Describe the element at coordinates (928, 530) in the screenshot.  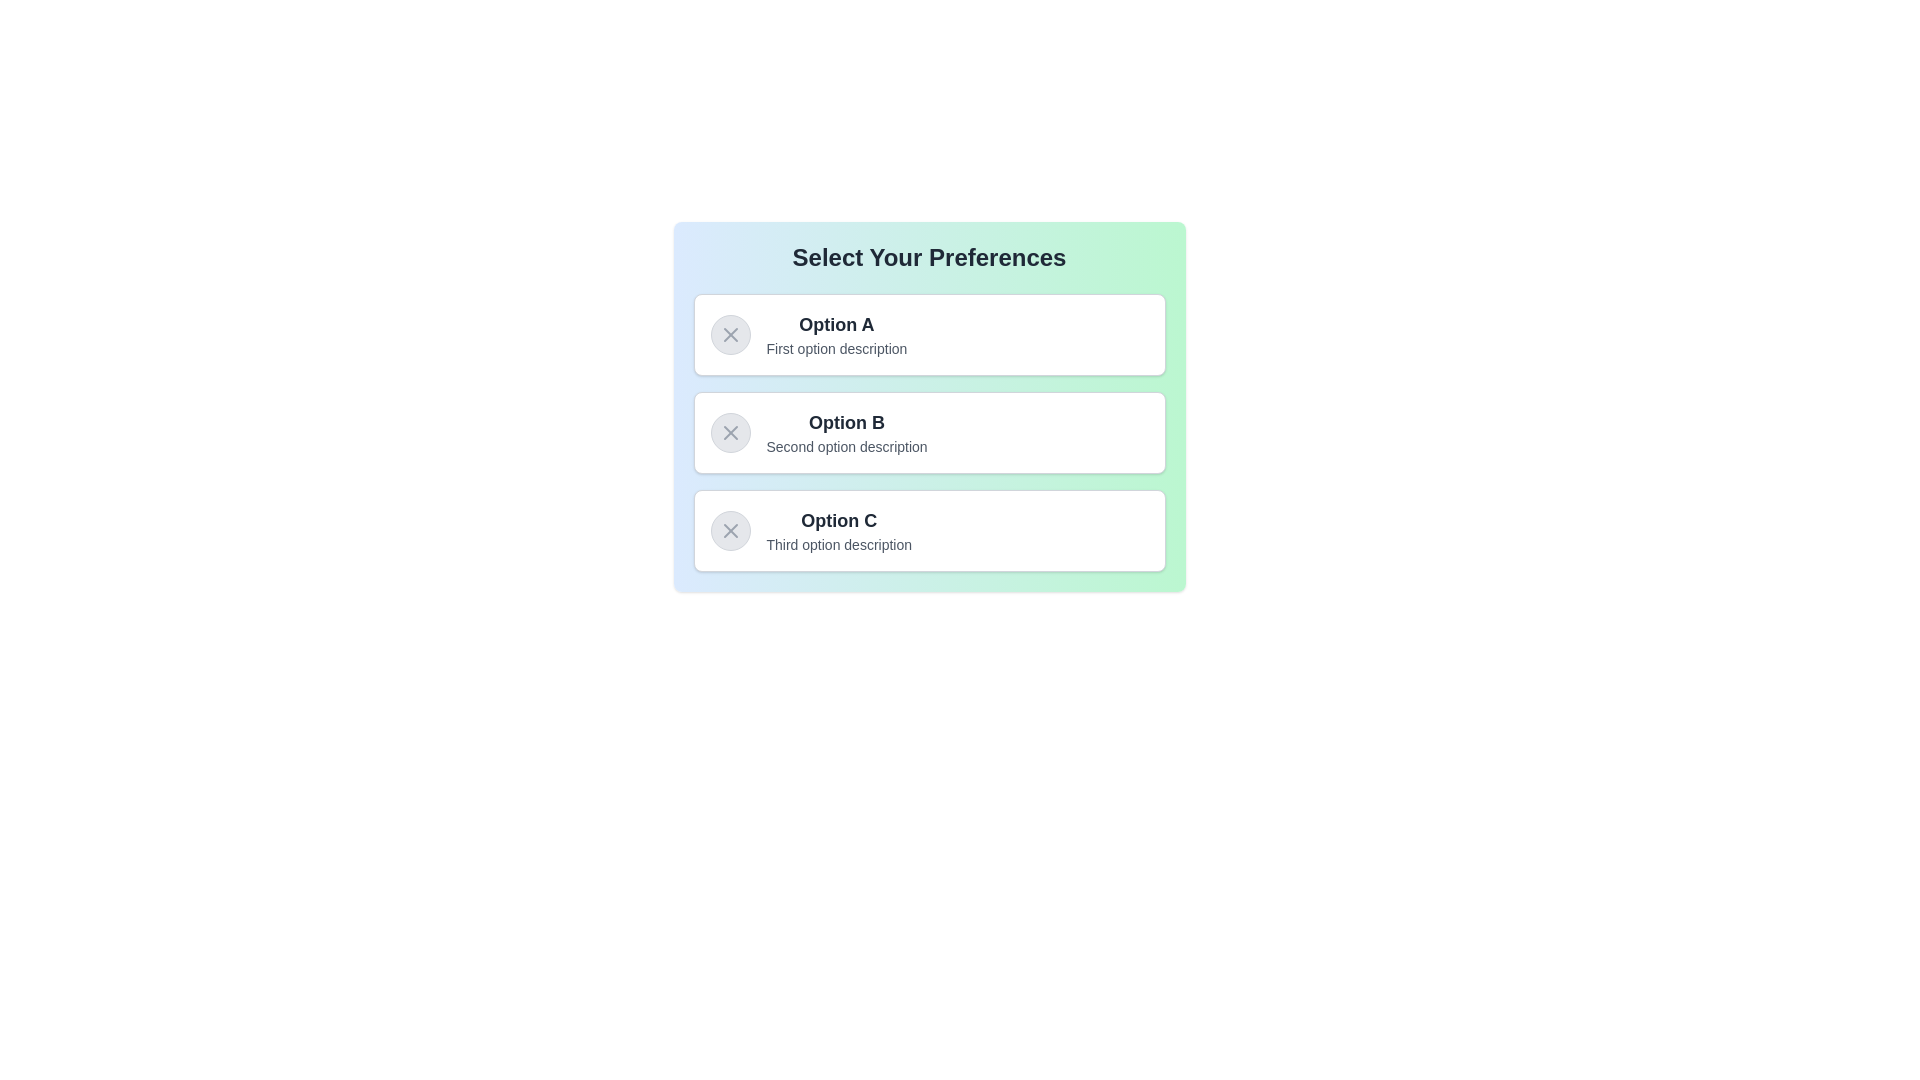
I see `the third button-like card in the preference selection interface` at that location.